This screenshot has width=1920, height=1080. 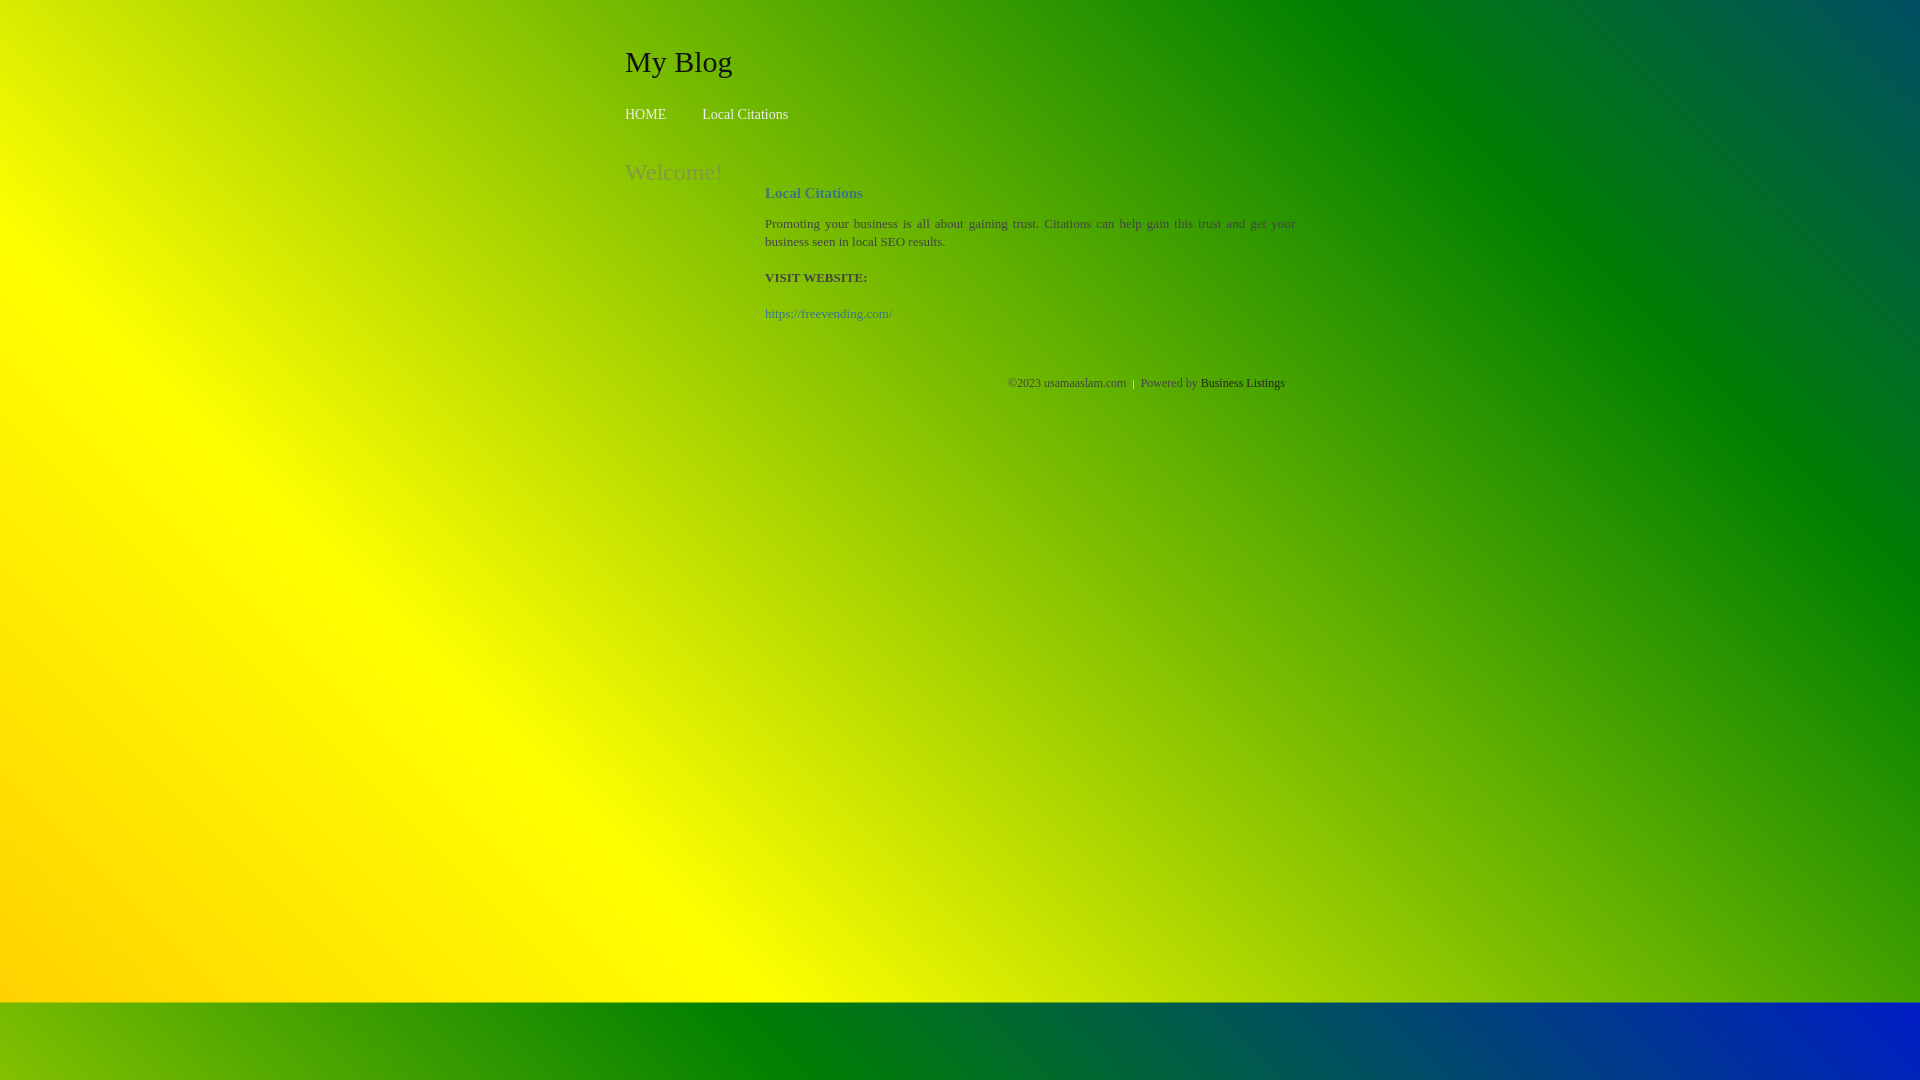 What do you see at coordinates (645, 114) in the screenshot?
I see `'HOME'` at bounding box center [645, 114].